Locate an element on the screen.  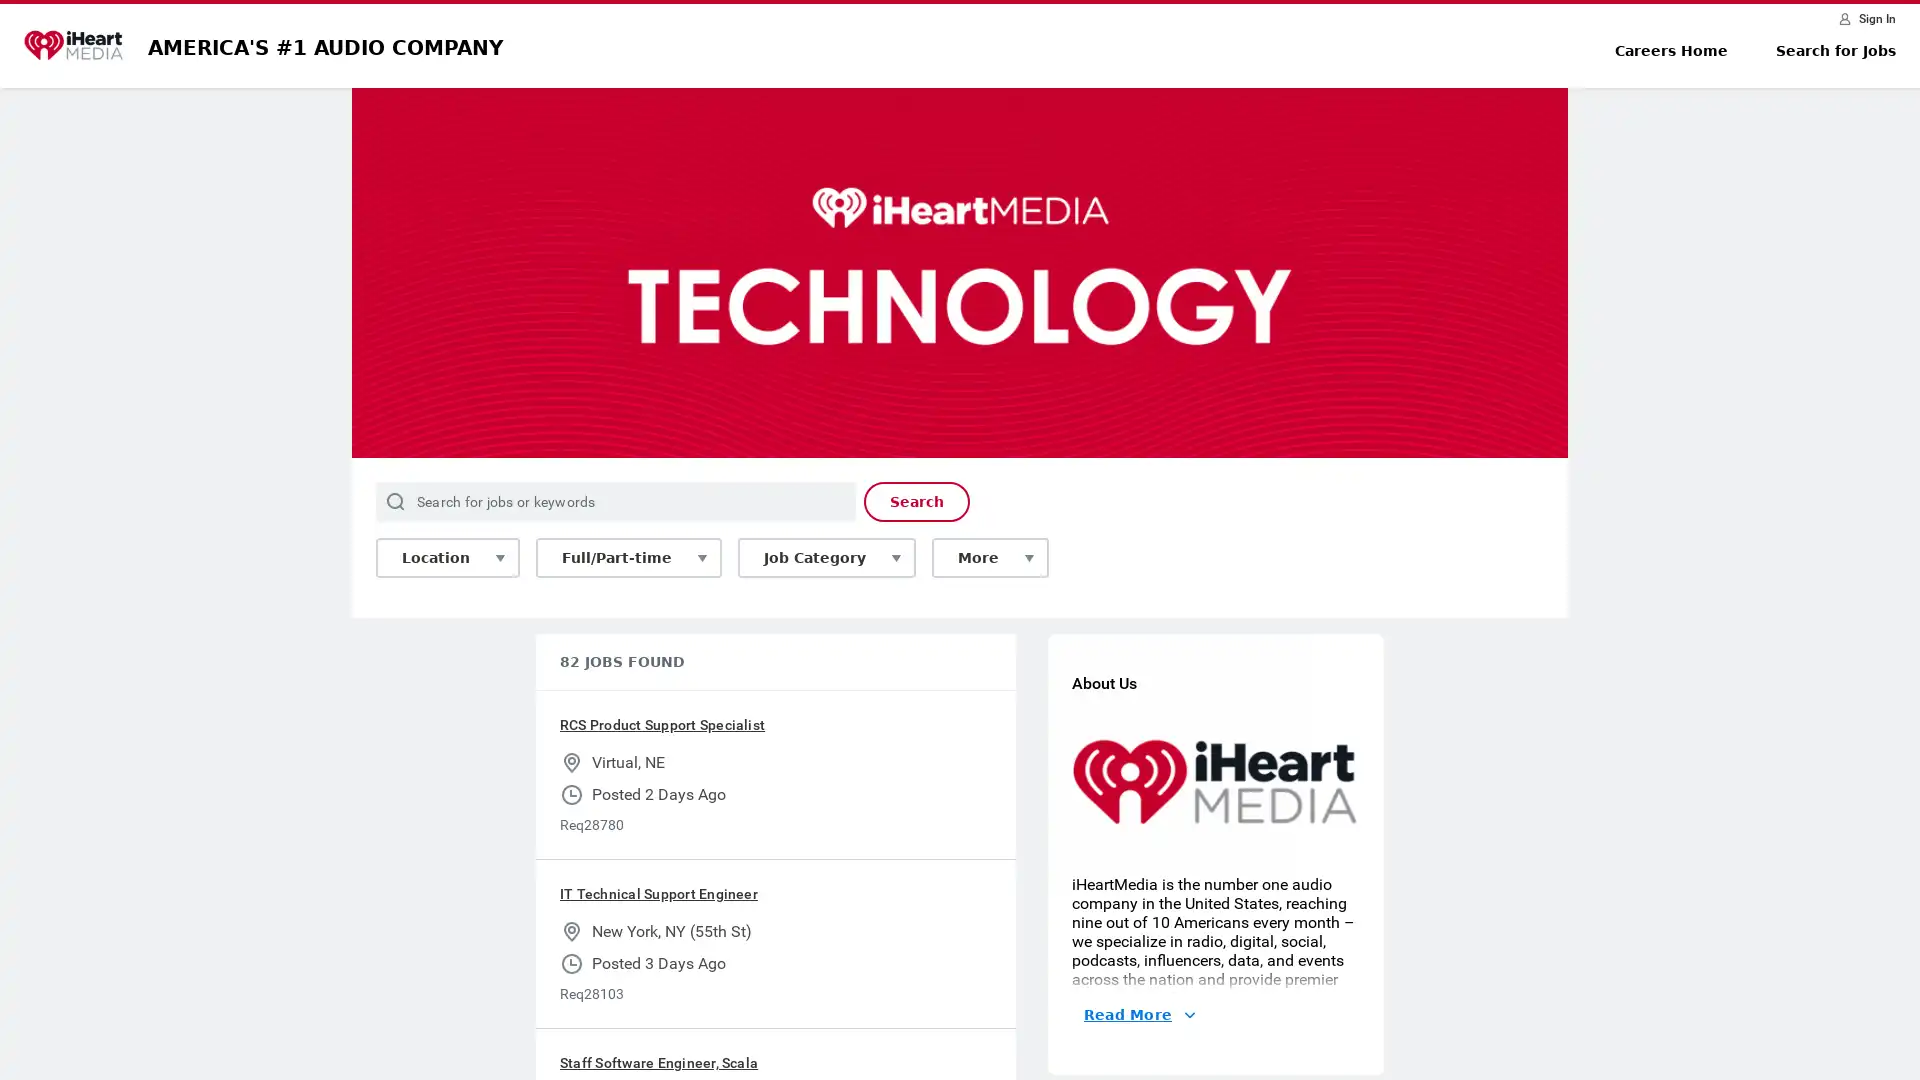
Careers Home is located at coordinates (1701, 50).